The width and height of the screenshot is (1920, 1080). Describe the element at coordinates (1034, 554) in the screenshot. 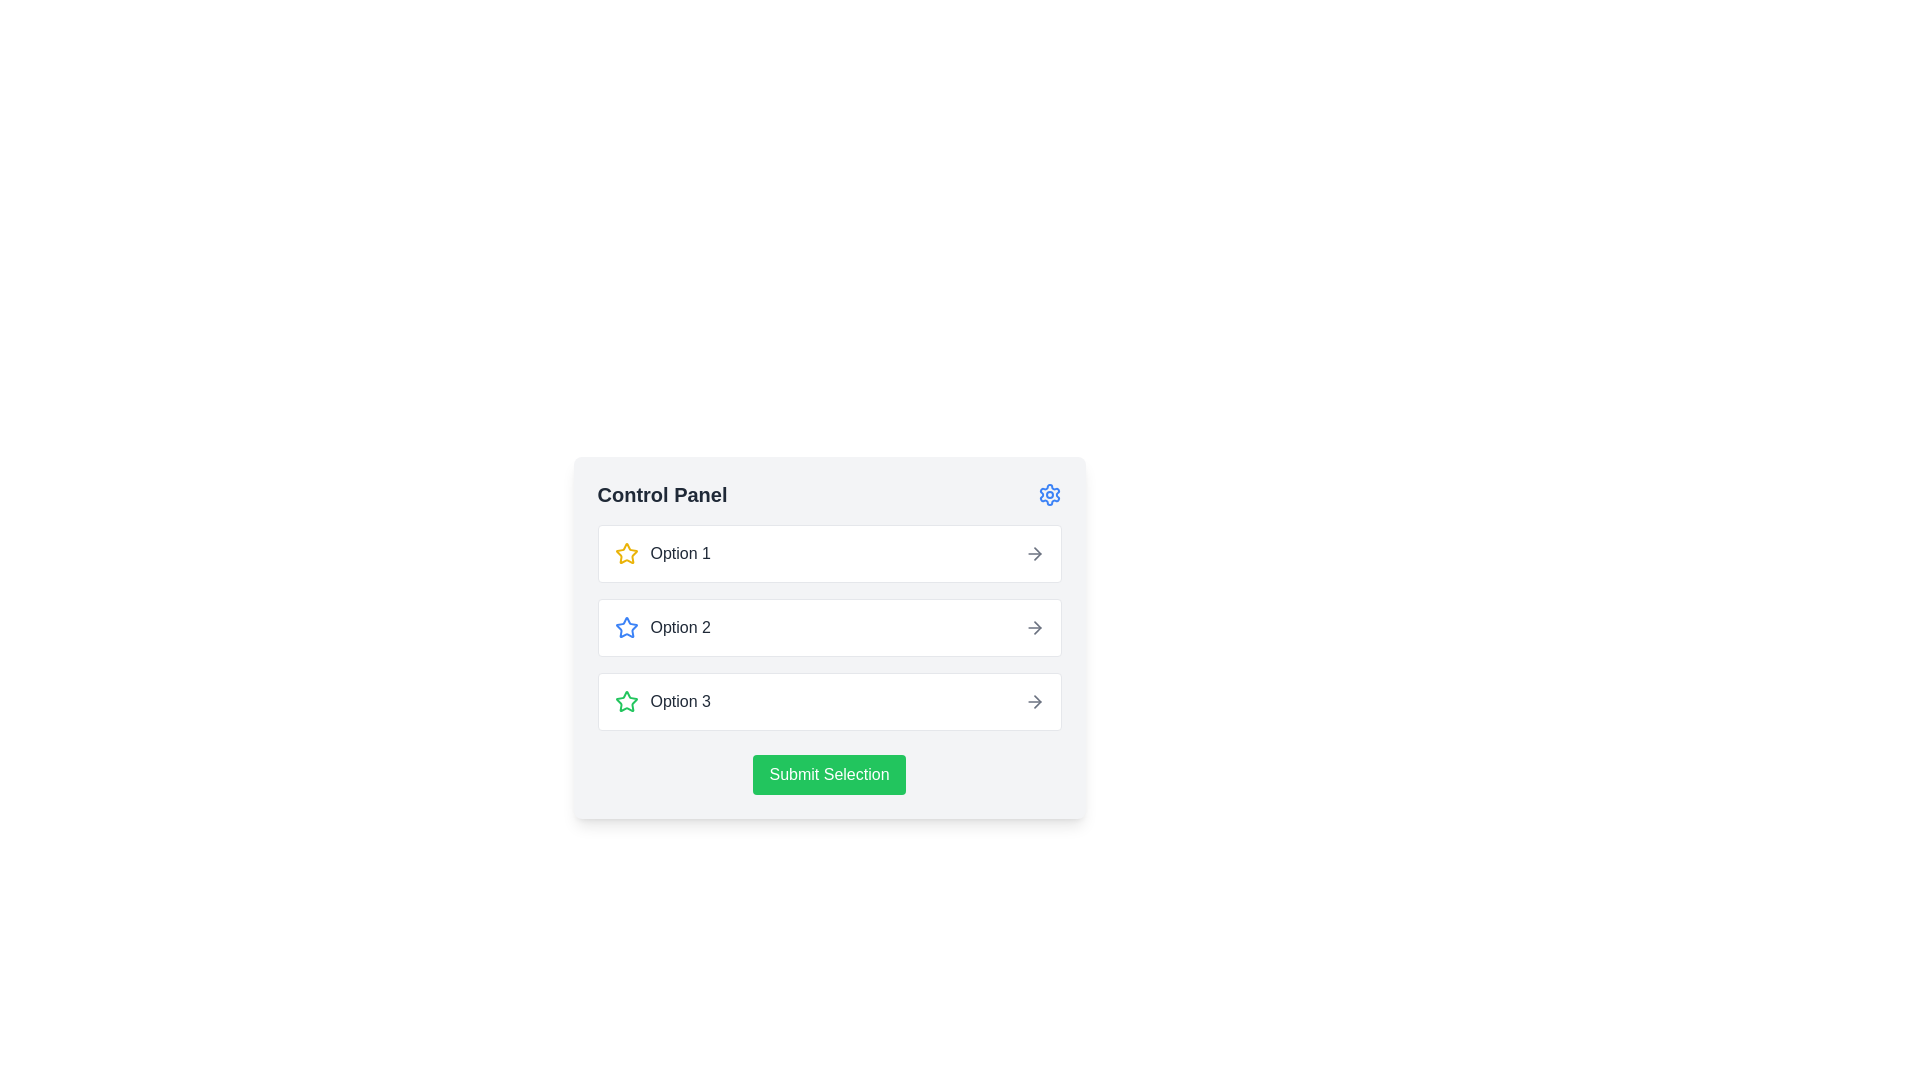

I see `the arrow icon located at the far-right end of the 'Option 1' list item, which serves as a navigational element` at that location.